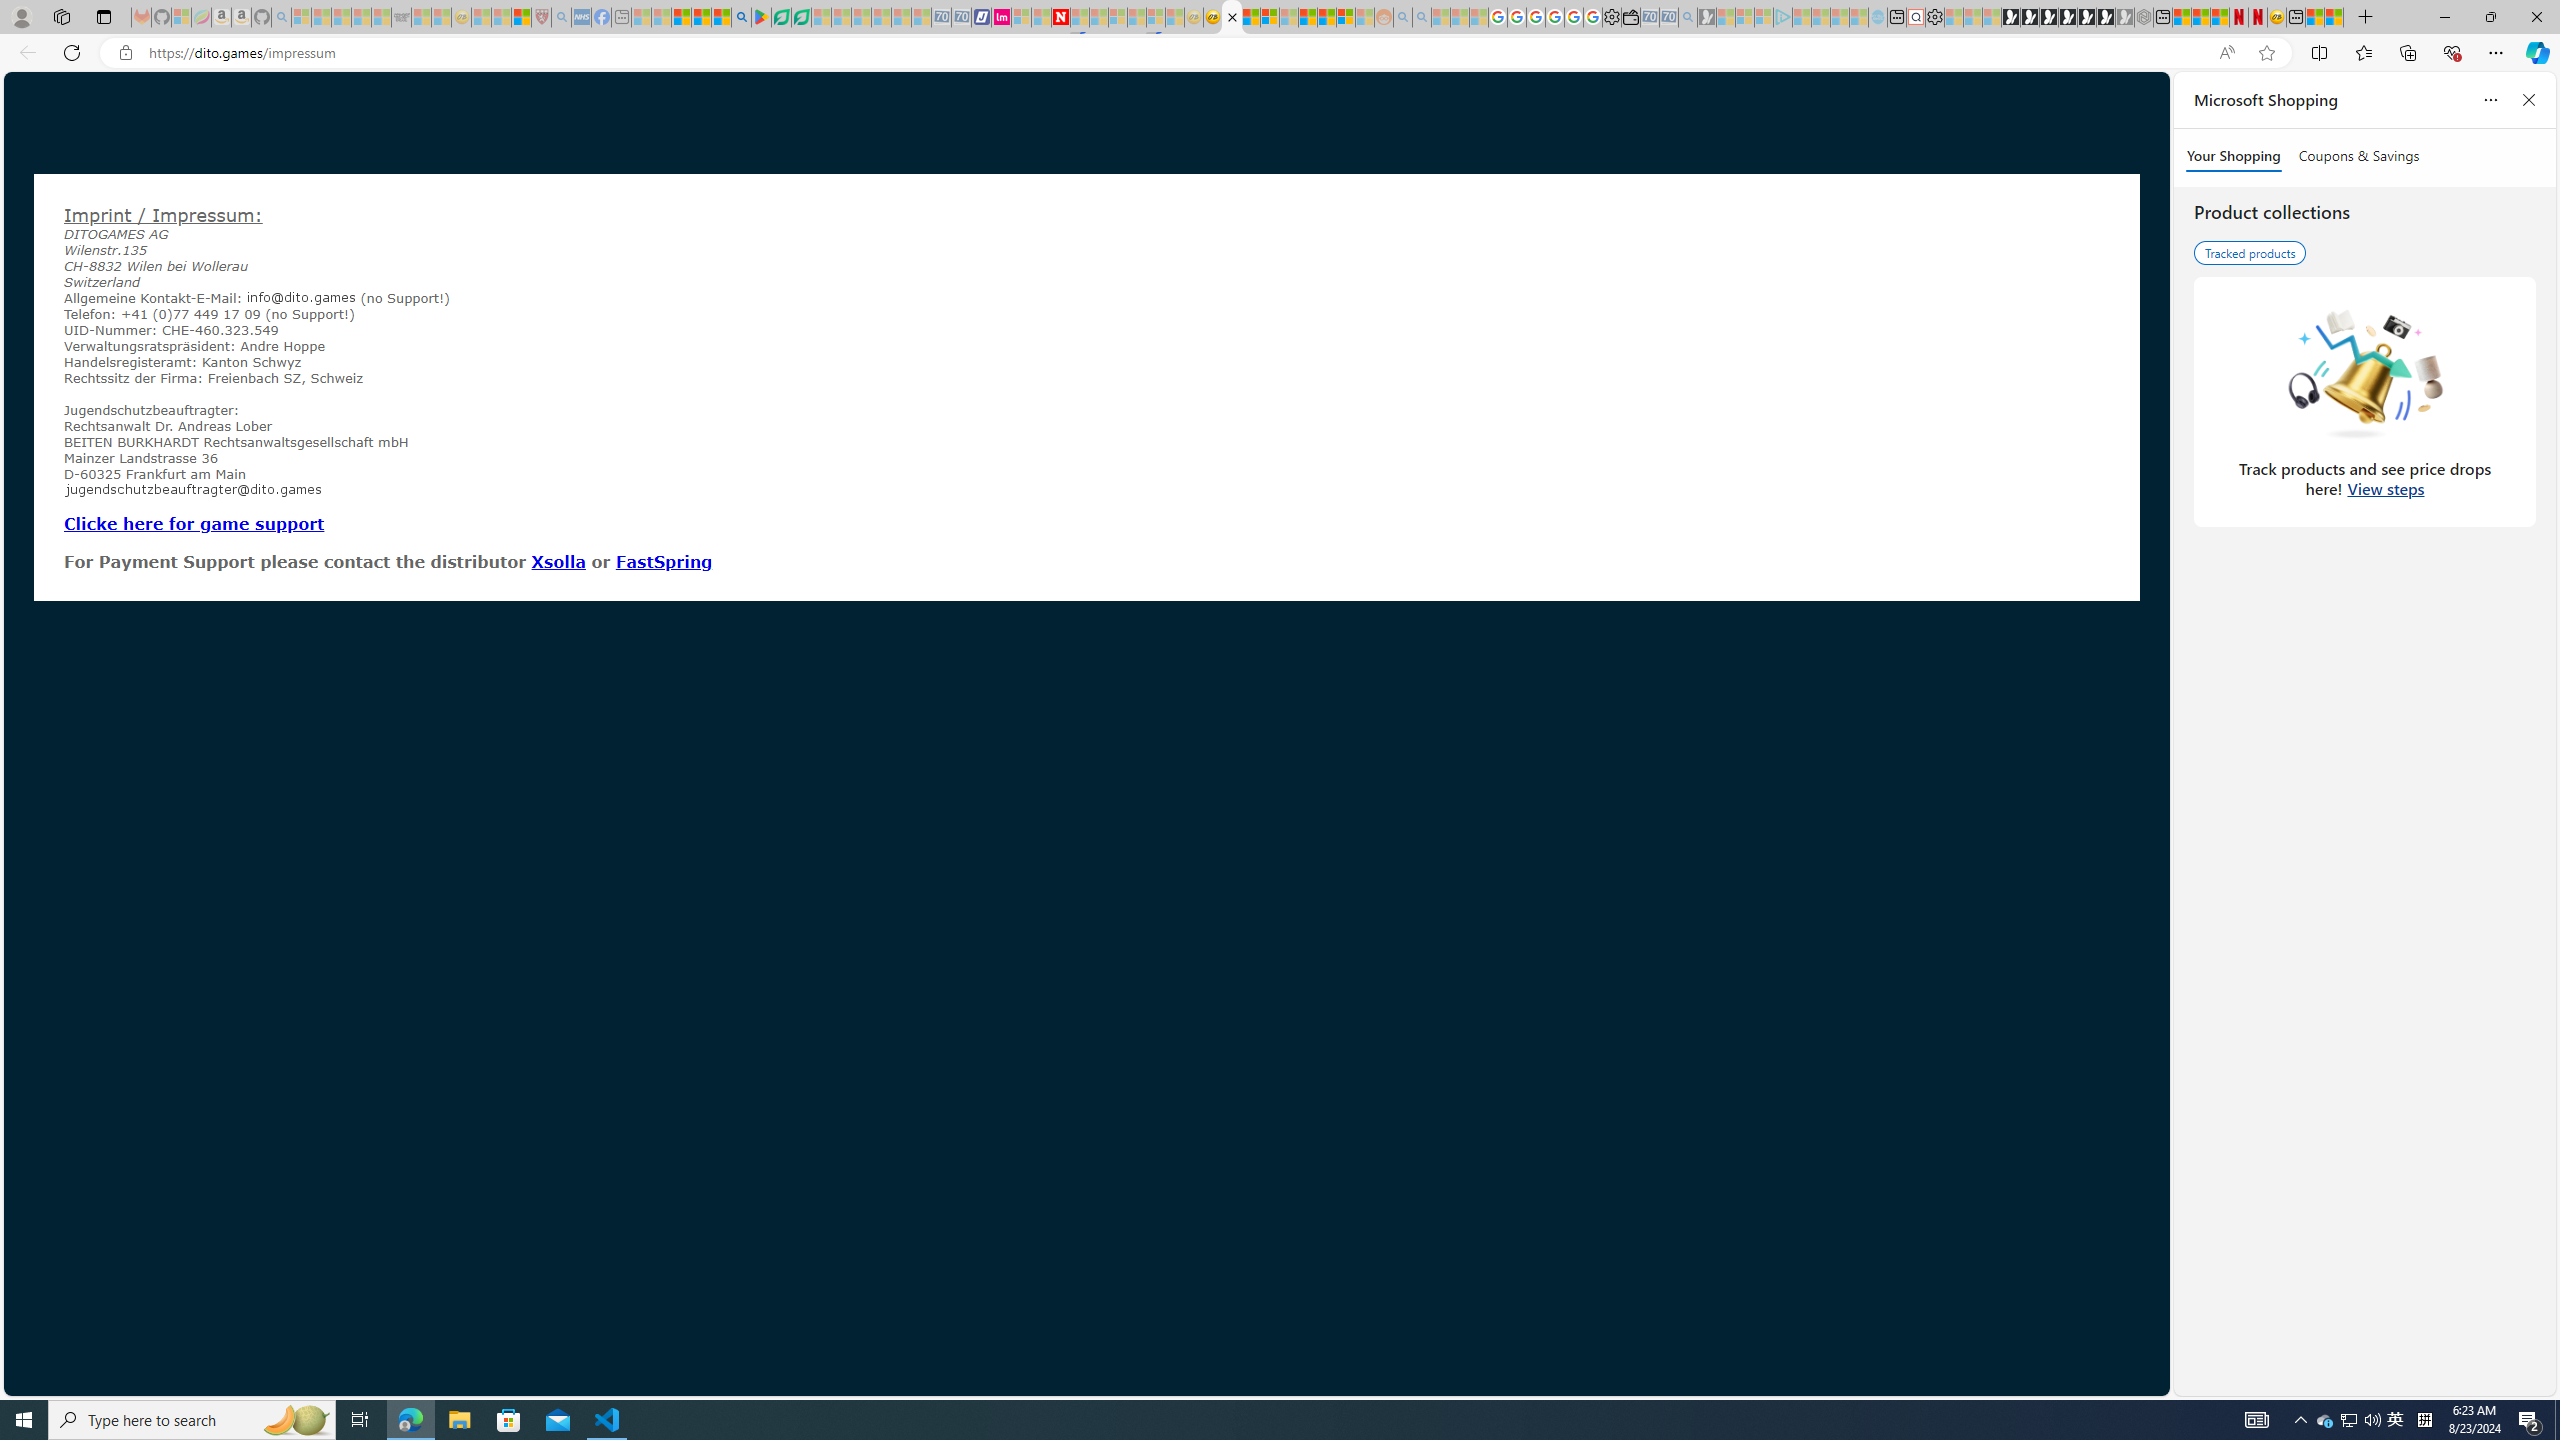 This screenshot has width=2560, height=1440. I want to click on 'Expert Portfolios', so click(1308, 16).